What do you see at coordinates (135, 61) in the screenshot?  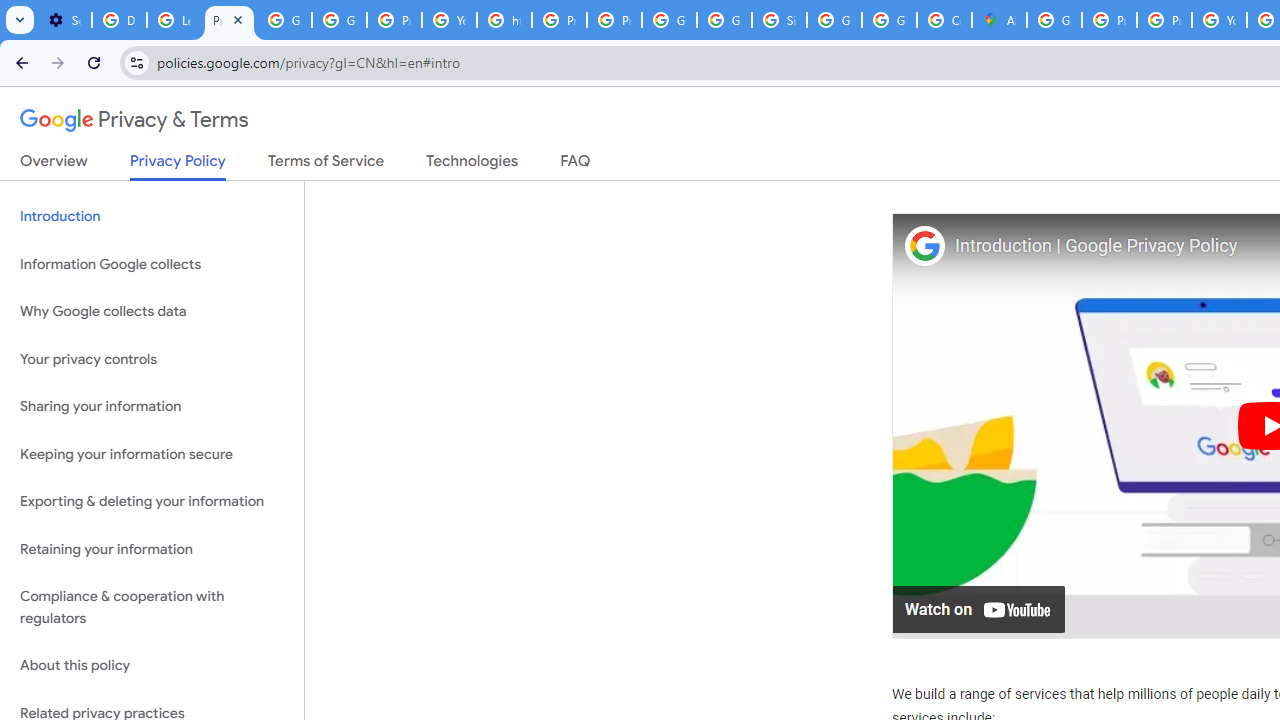 I see `'View site information'` at bounding box center [135, 61].